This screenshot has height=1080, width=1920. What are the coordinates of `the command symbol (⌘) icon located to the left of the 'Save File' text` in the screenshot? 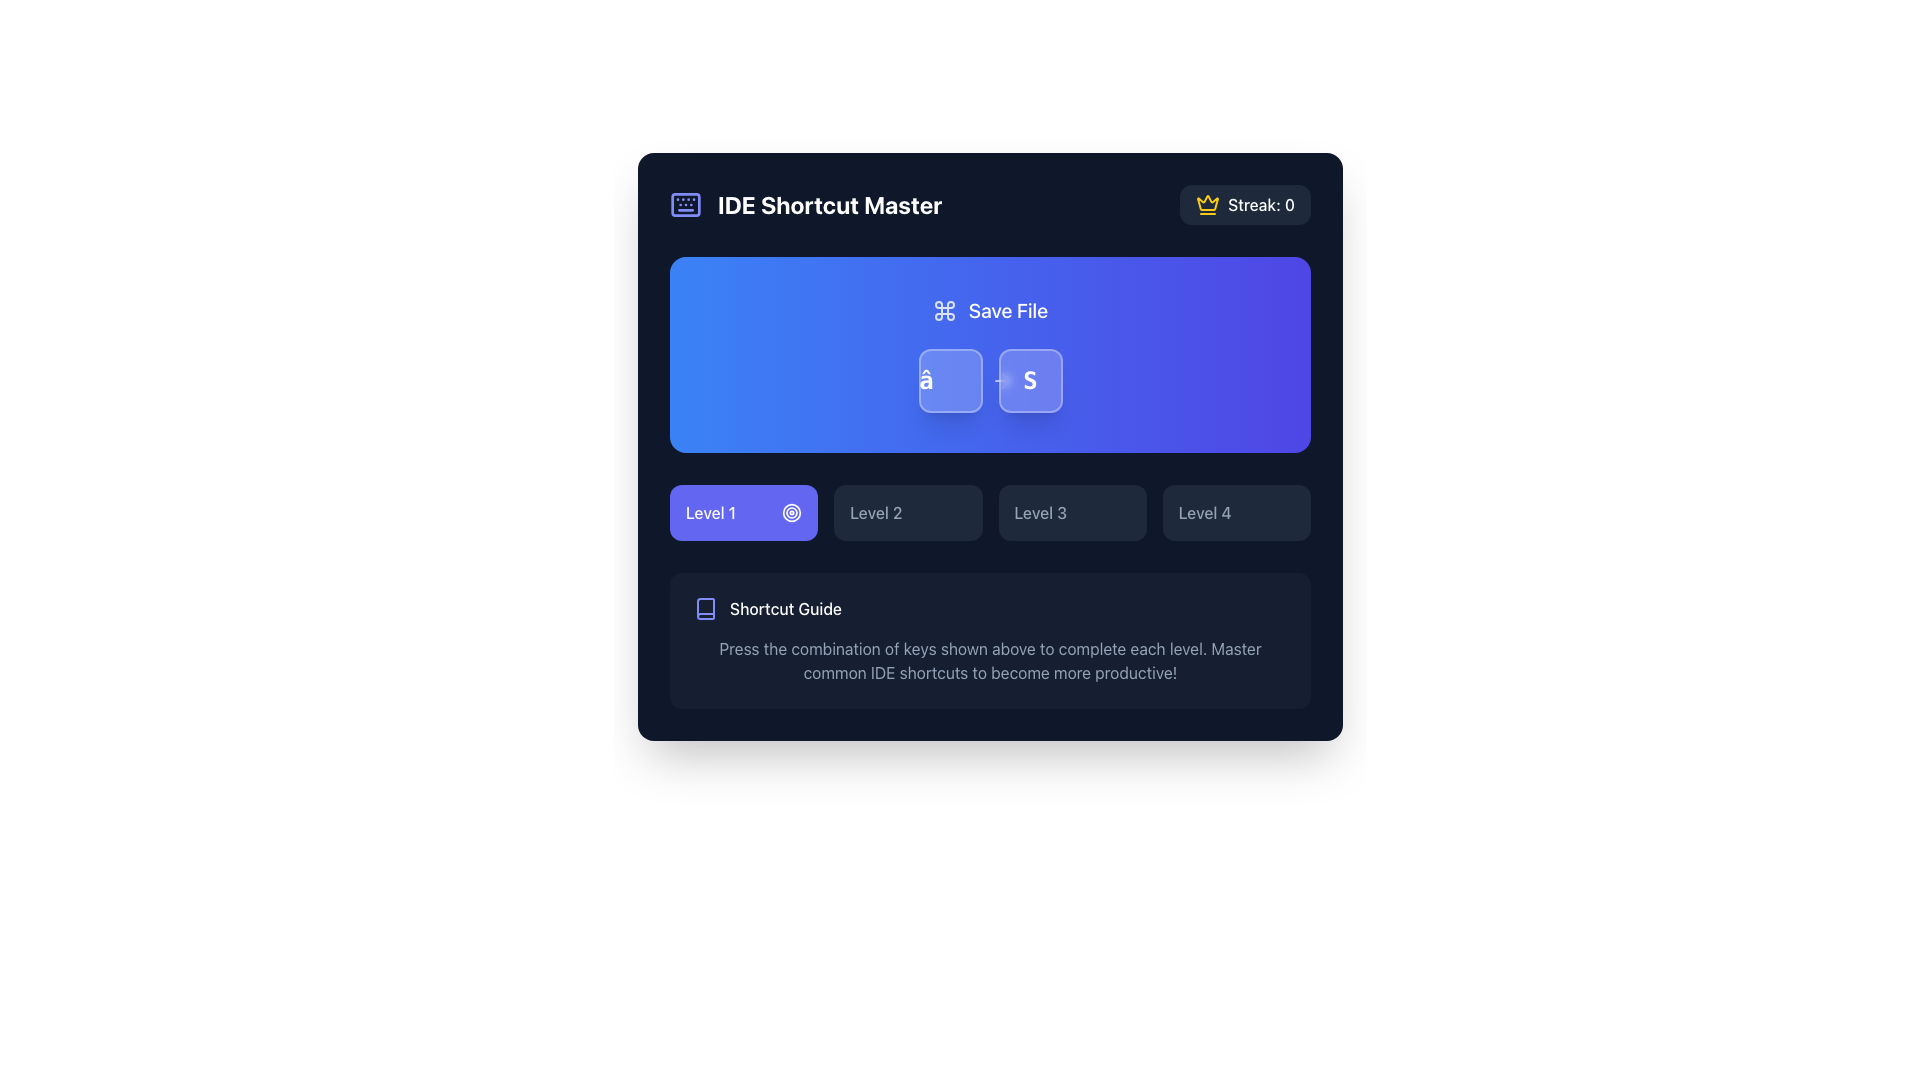 It's located at (943, 311).